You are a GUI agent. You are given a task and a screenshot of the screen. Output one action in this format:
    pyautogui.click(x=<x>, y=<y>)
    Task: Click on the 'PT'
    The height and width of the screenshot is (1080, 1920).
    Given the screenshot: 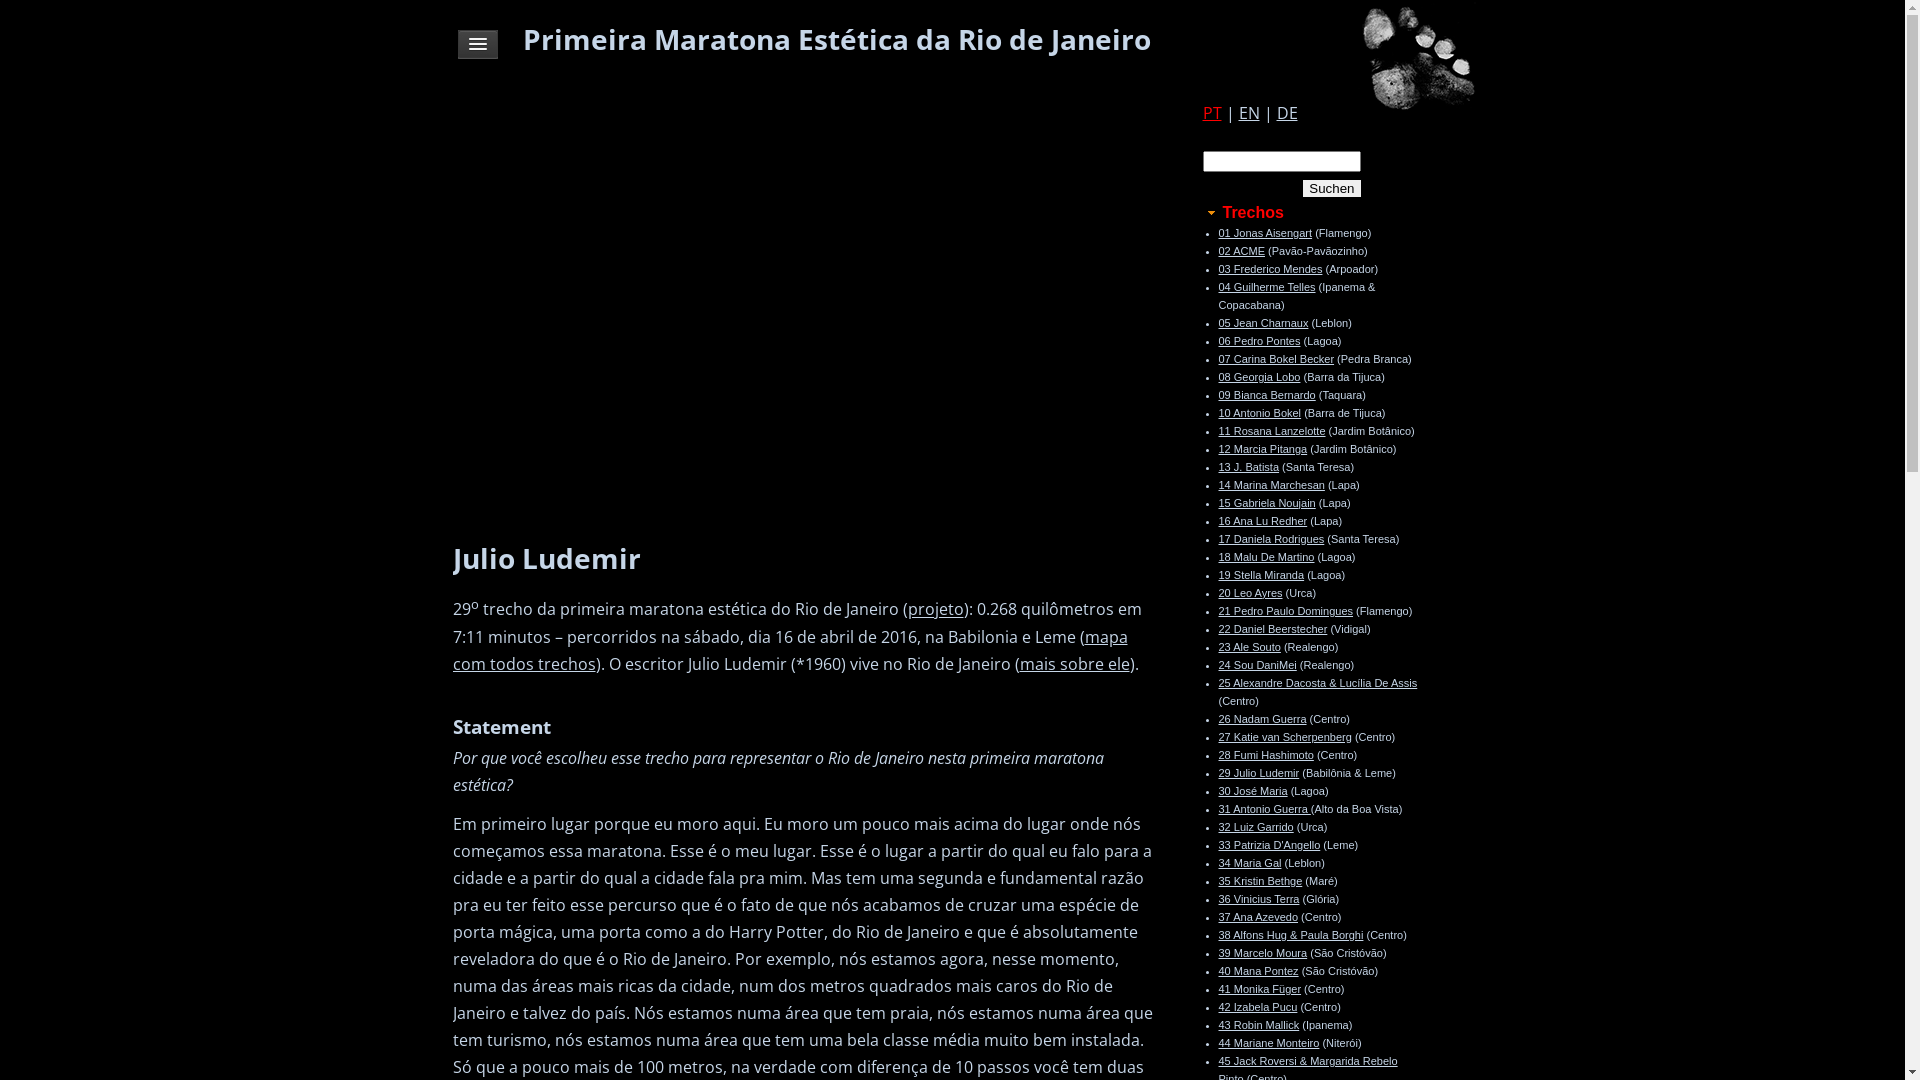 What is the action you would take?
    pyautogui.click(x=1210, y=112)
    